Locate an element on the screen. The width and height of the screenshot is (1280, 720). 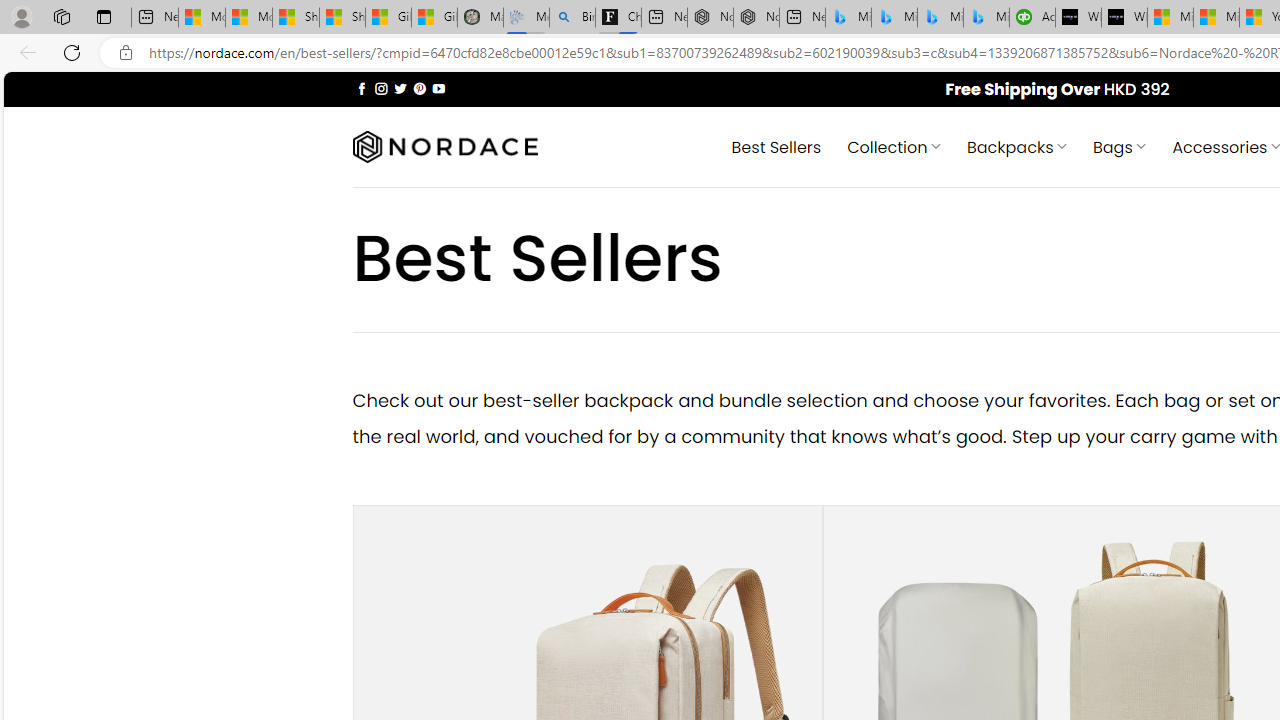
'Follow on Facebook' is located at coordinates (362, 87).